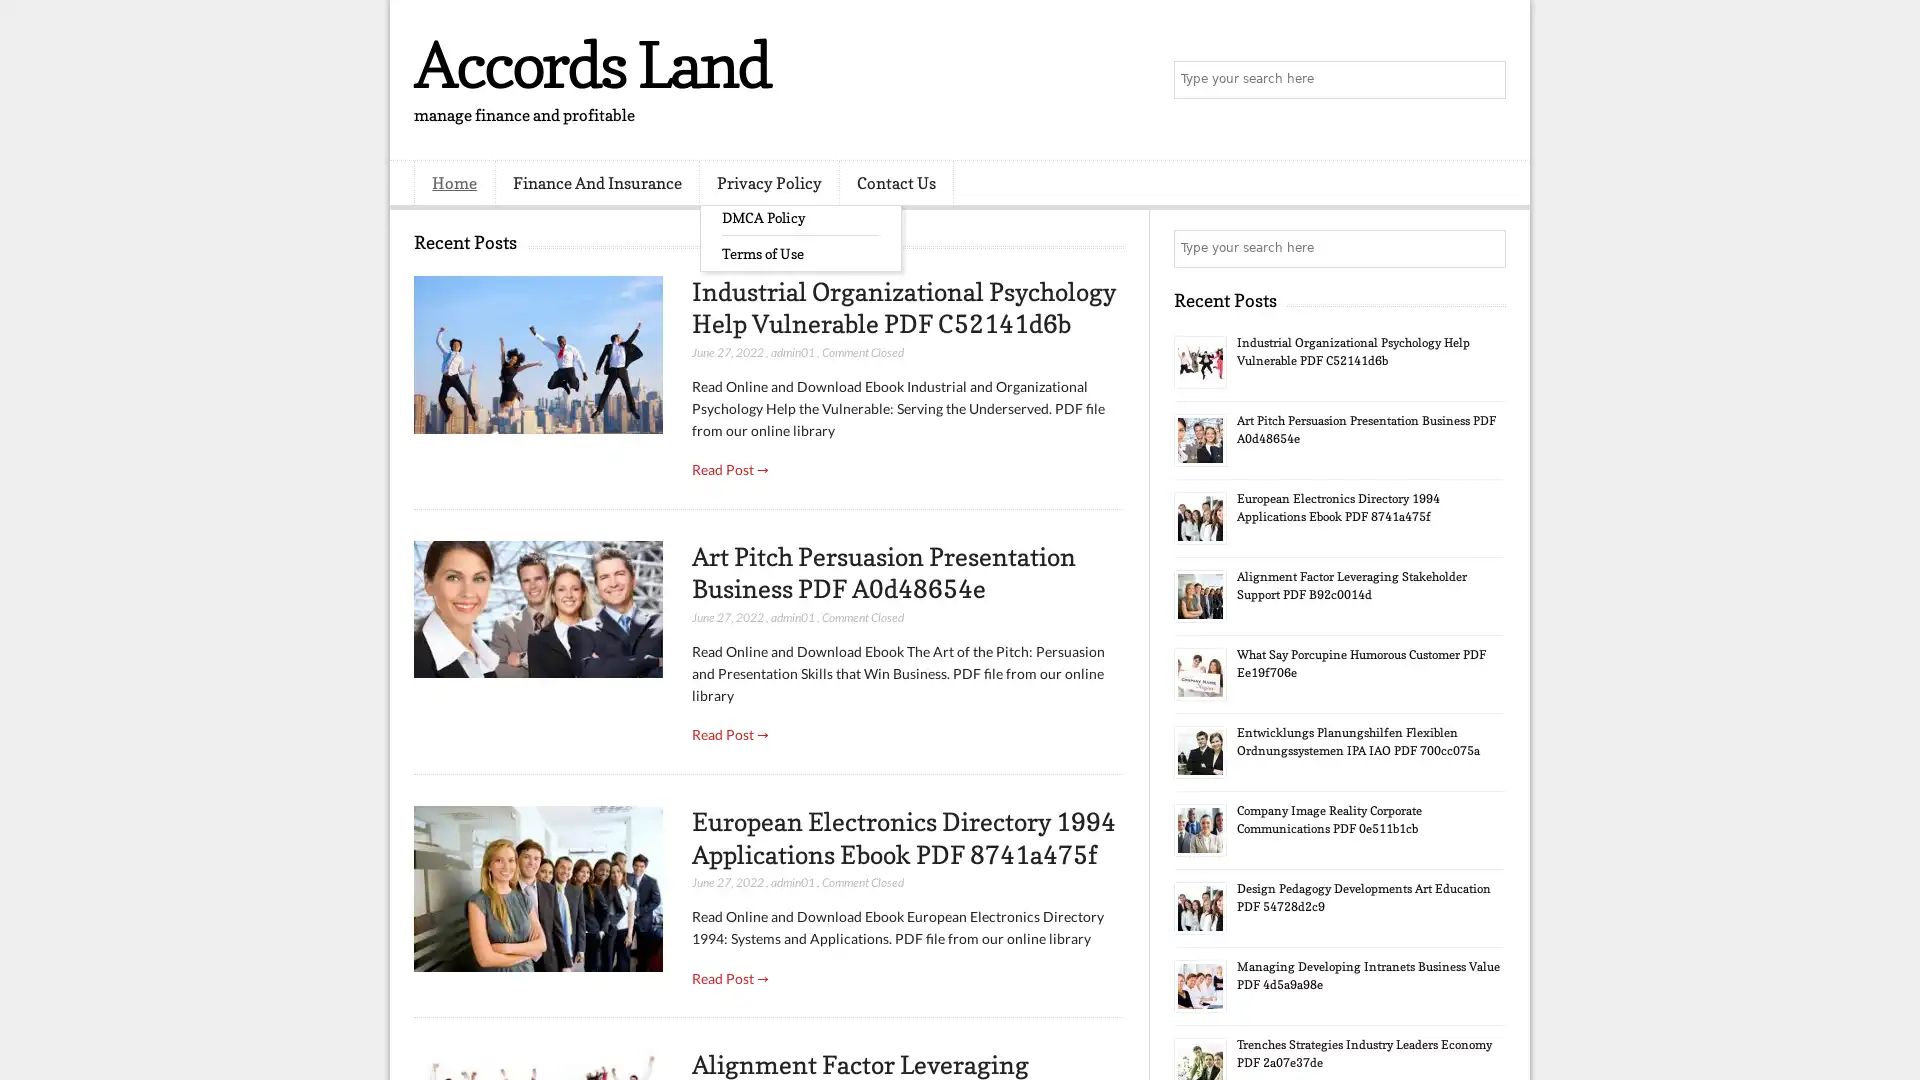 The image size is (1920, 1080). What do you see at coordinates (1485, 248) in the screenshot?
I see `Search` at bounding box center [1485, 248].